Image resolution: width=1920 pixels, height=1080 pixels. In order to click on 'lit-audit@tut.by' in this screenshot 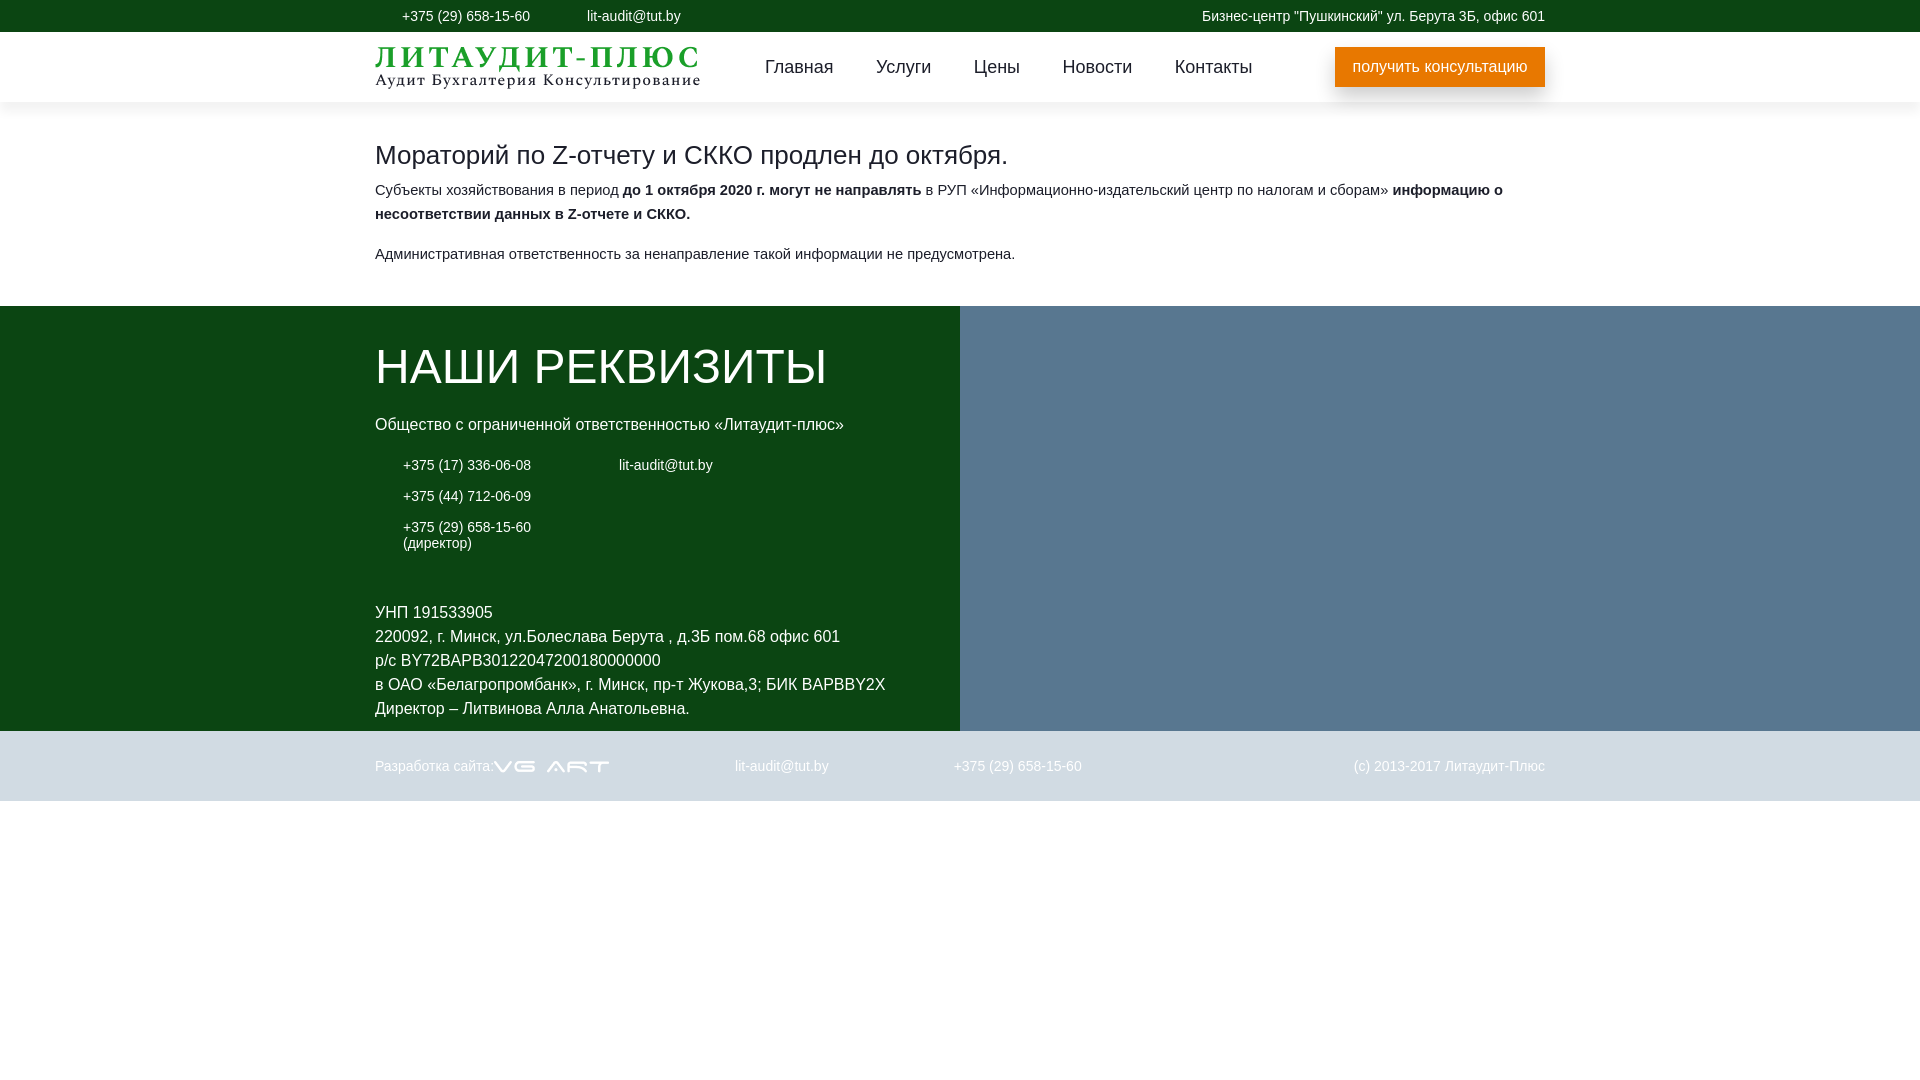, I will do `click(781, 765)`.